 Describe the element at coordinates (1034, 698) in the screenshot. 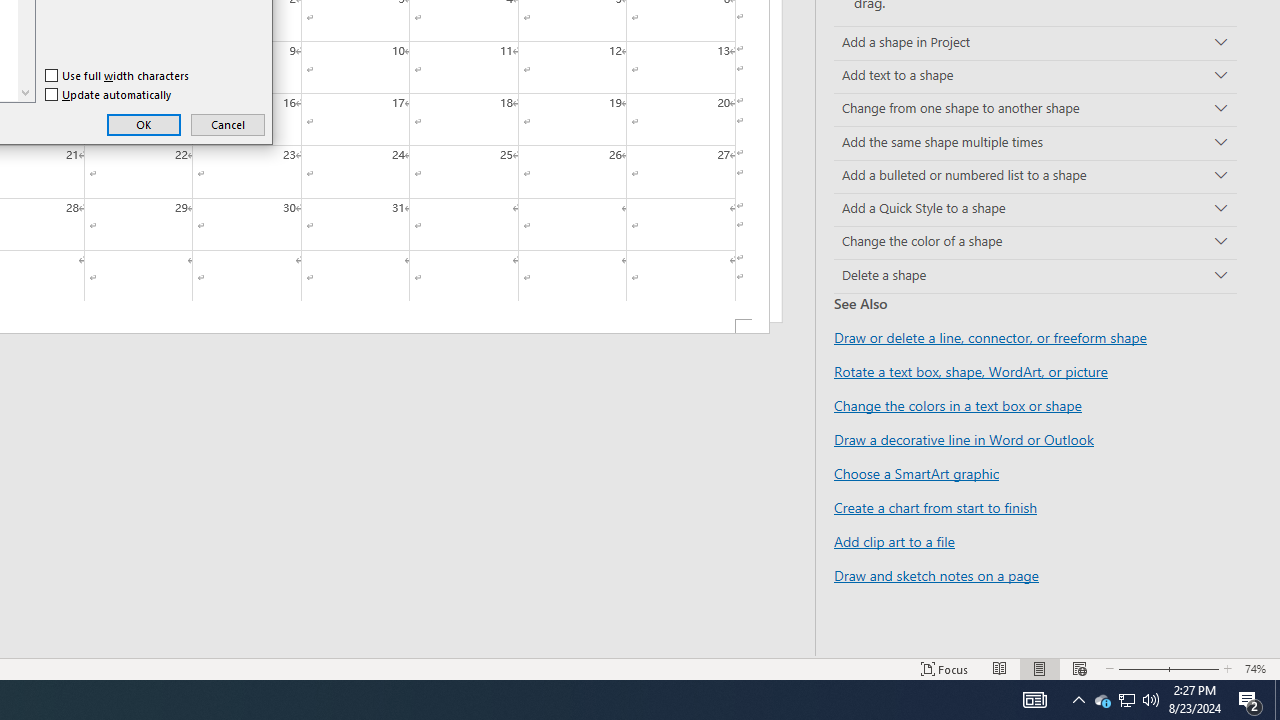

I see `'AutomationID: 4105'` at that location.